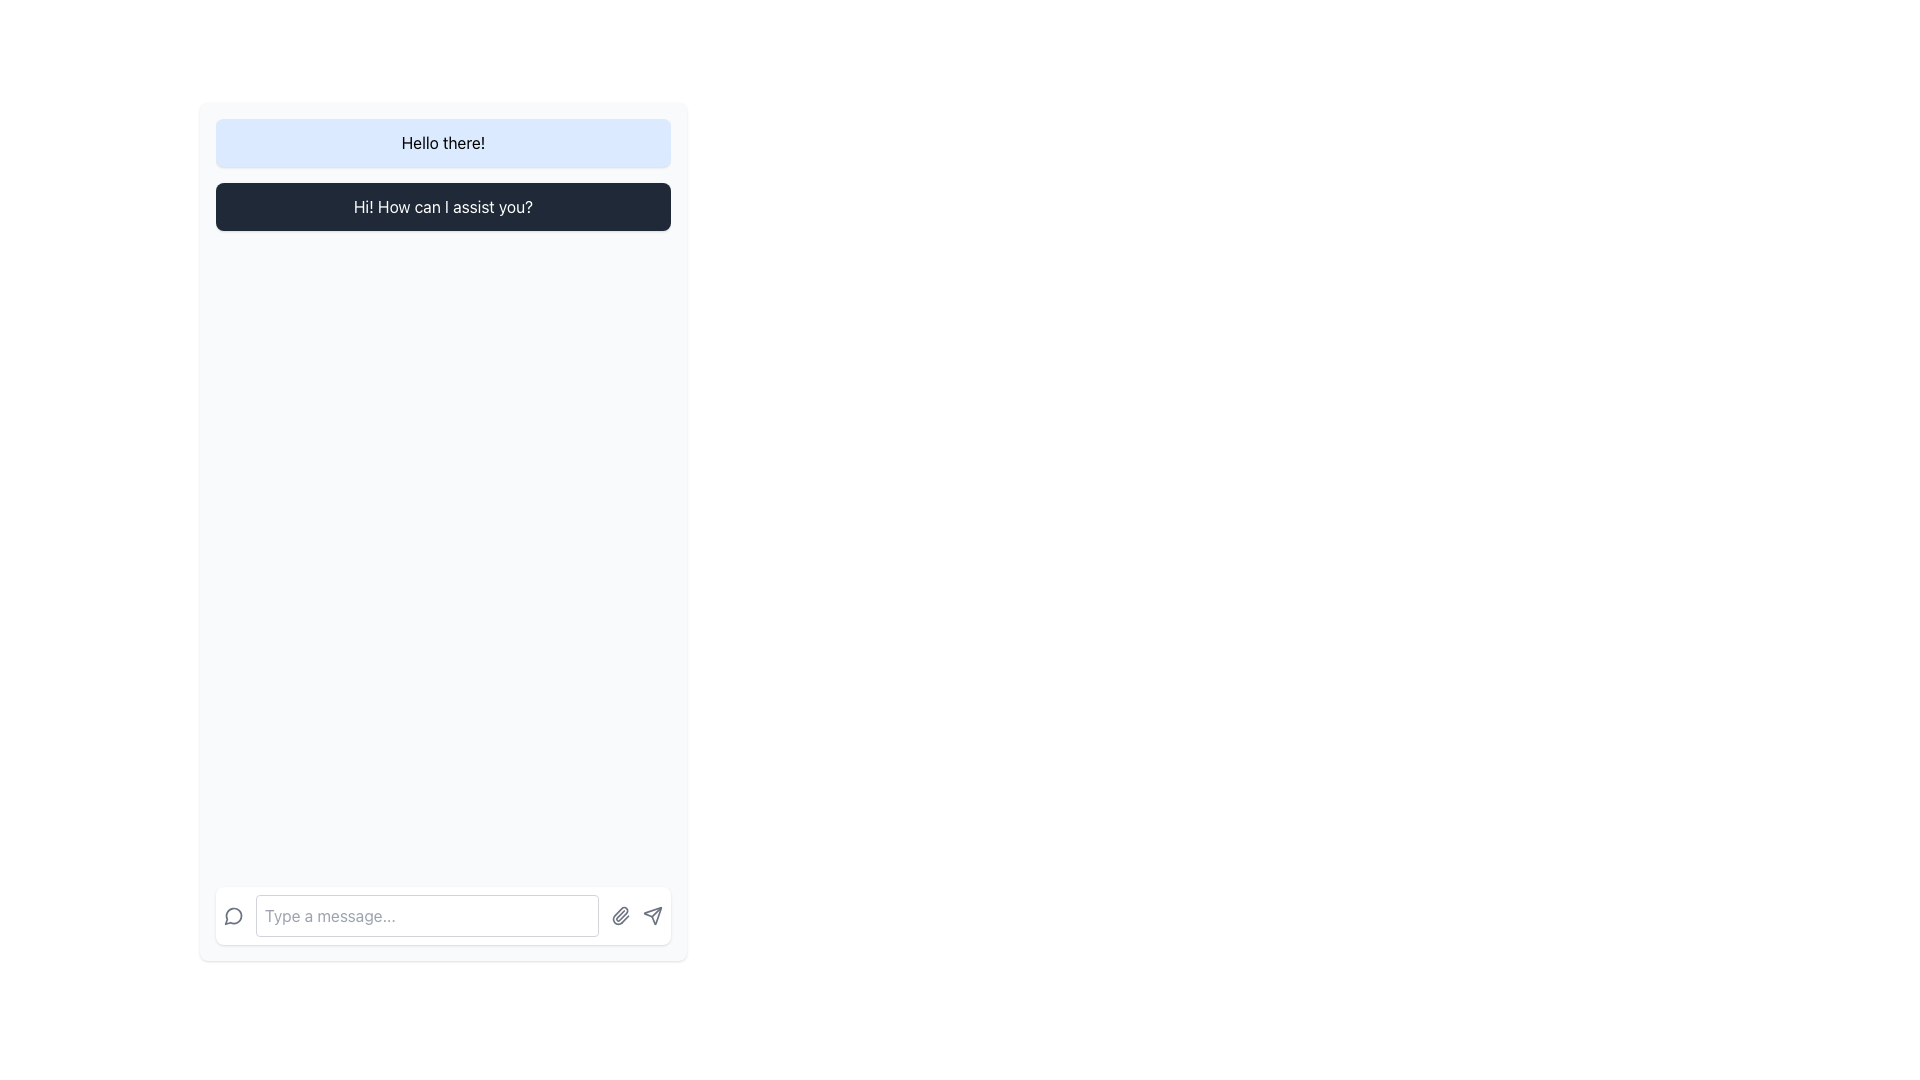 This screenshot has width=1920, height=1080. Describe the element at coordinates (442, 207) in the screenshot. I see `the display text box located below the 'Hello there!' text, which presents information to the user and is the second element in the stacked arrangement` at that location.